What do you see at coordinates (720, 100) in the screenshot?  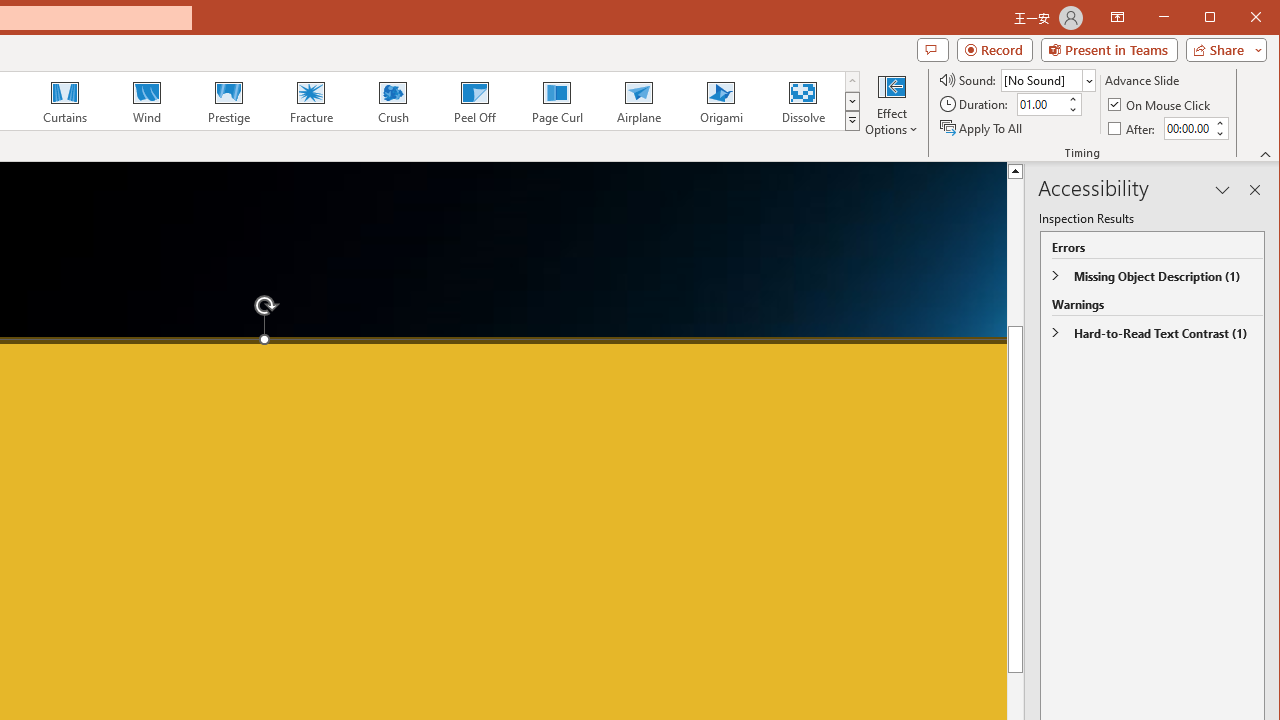 I see `'Origami'` at bounding box center [720, 100].